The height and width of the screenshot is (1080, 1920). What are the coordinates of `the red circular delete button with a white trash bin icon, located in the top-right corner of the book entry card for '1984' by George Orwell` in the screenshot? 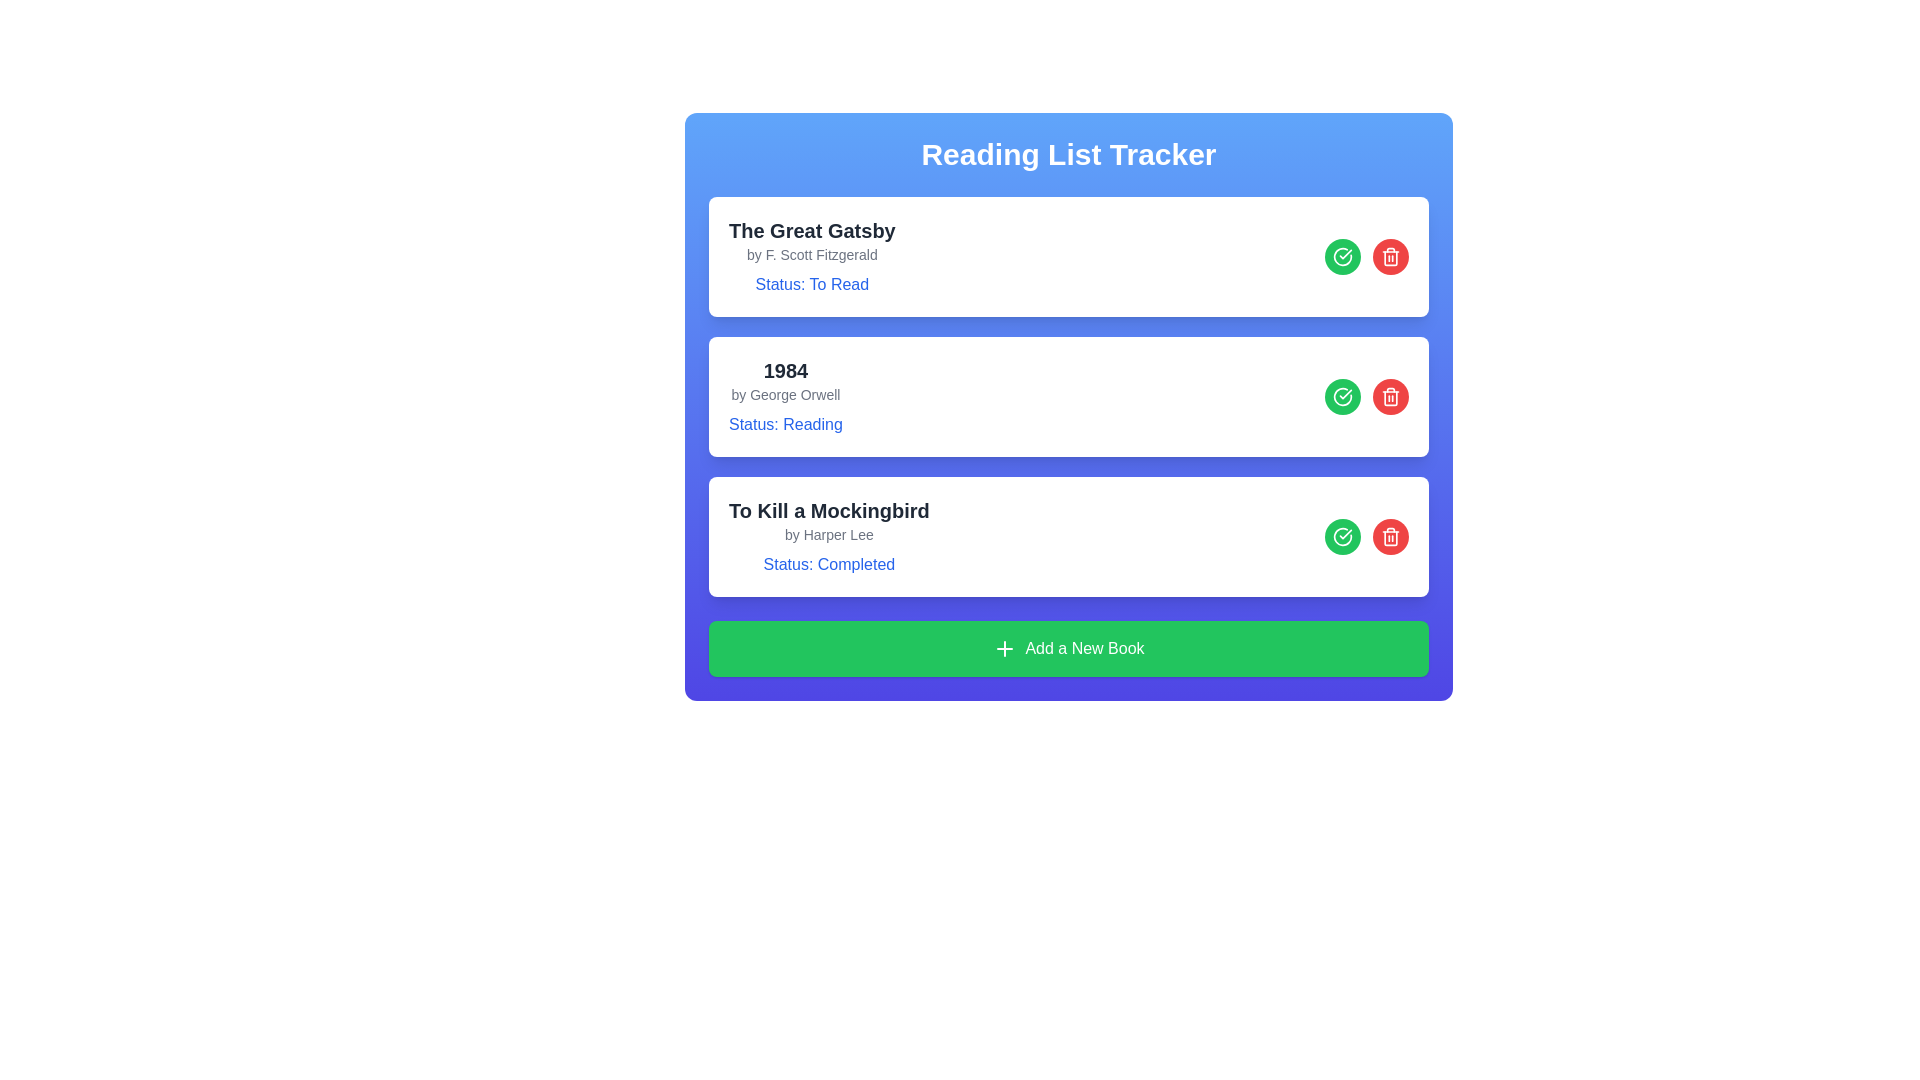 It's located at (1390, 535).